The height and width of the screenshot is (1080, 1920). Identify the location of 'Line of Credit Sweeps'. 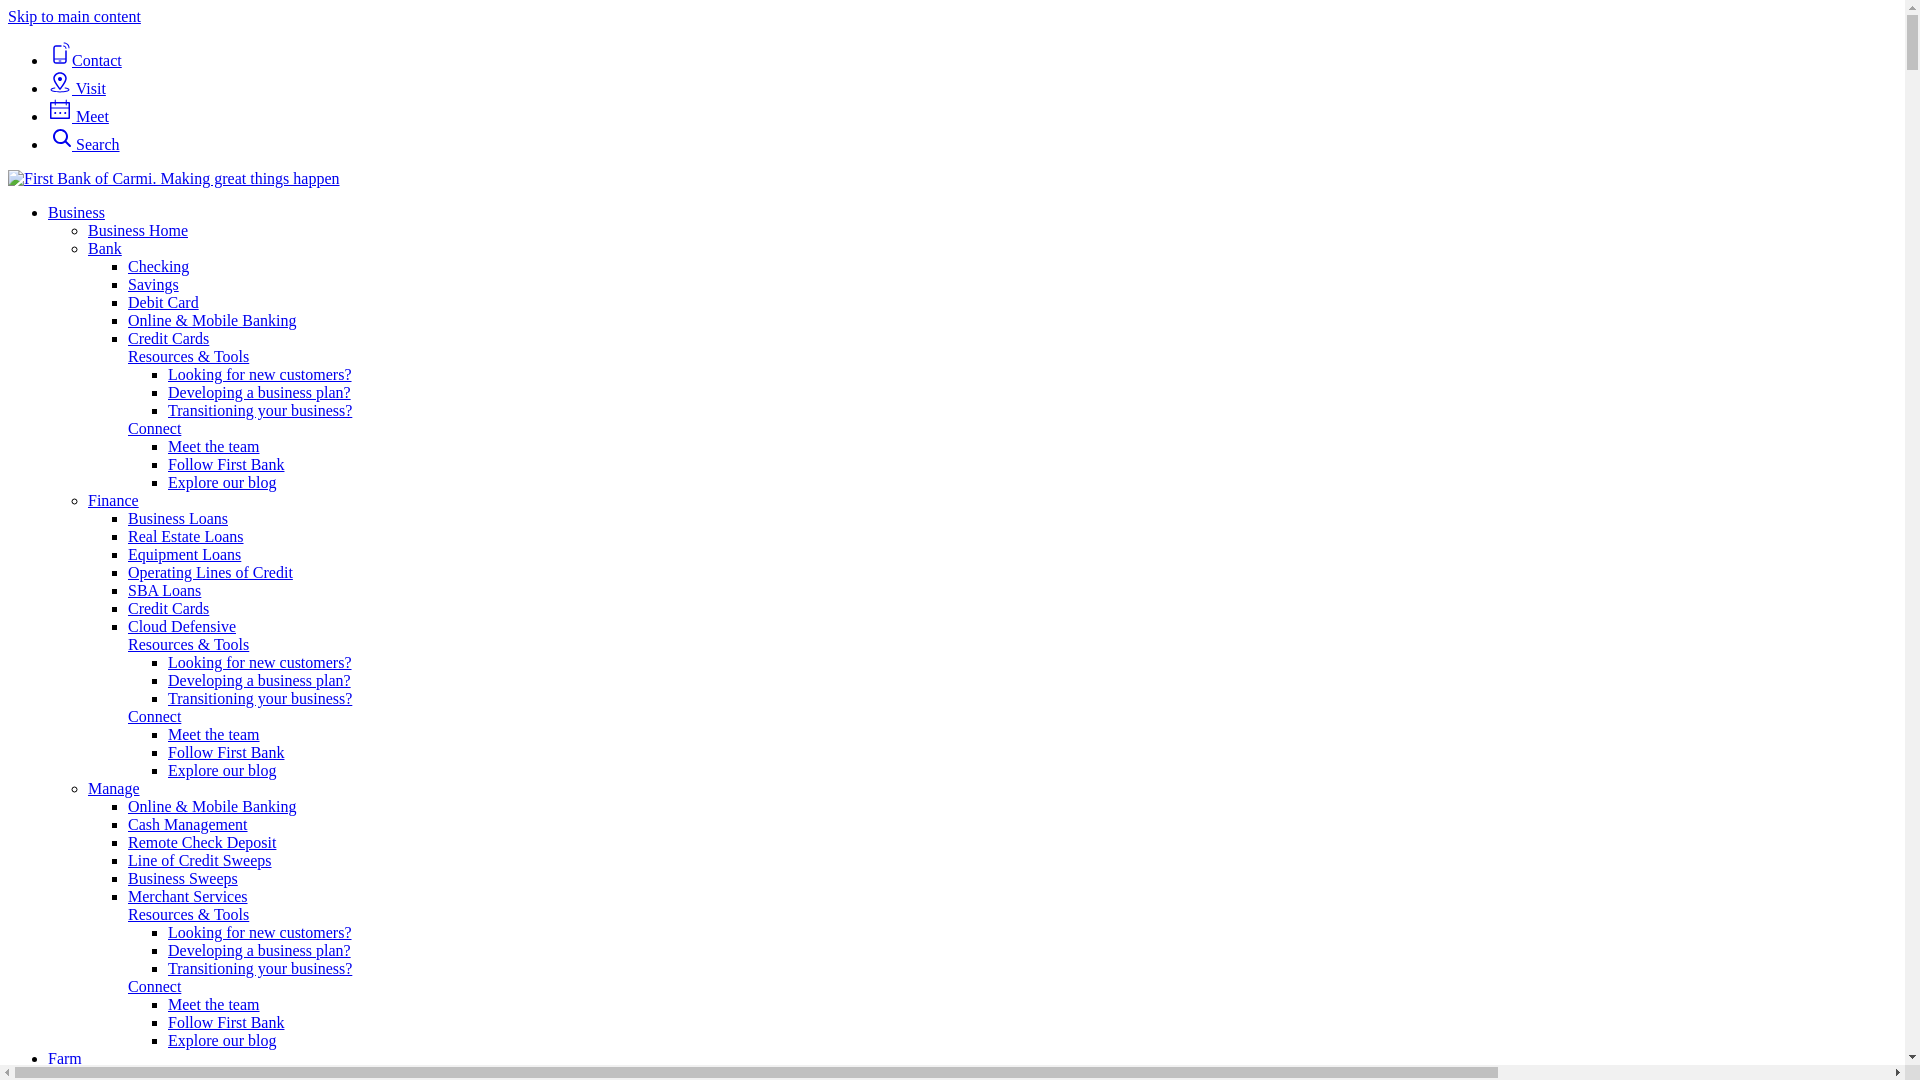
(200, 859).